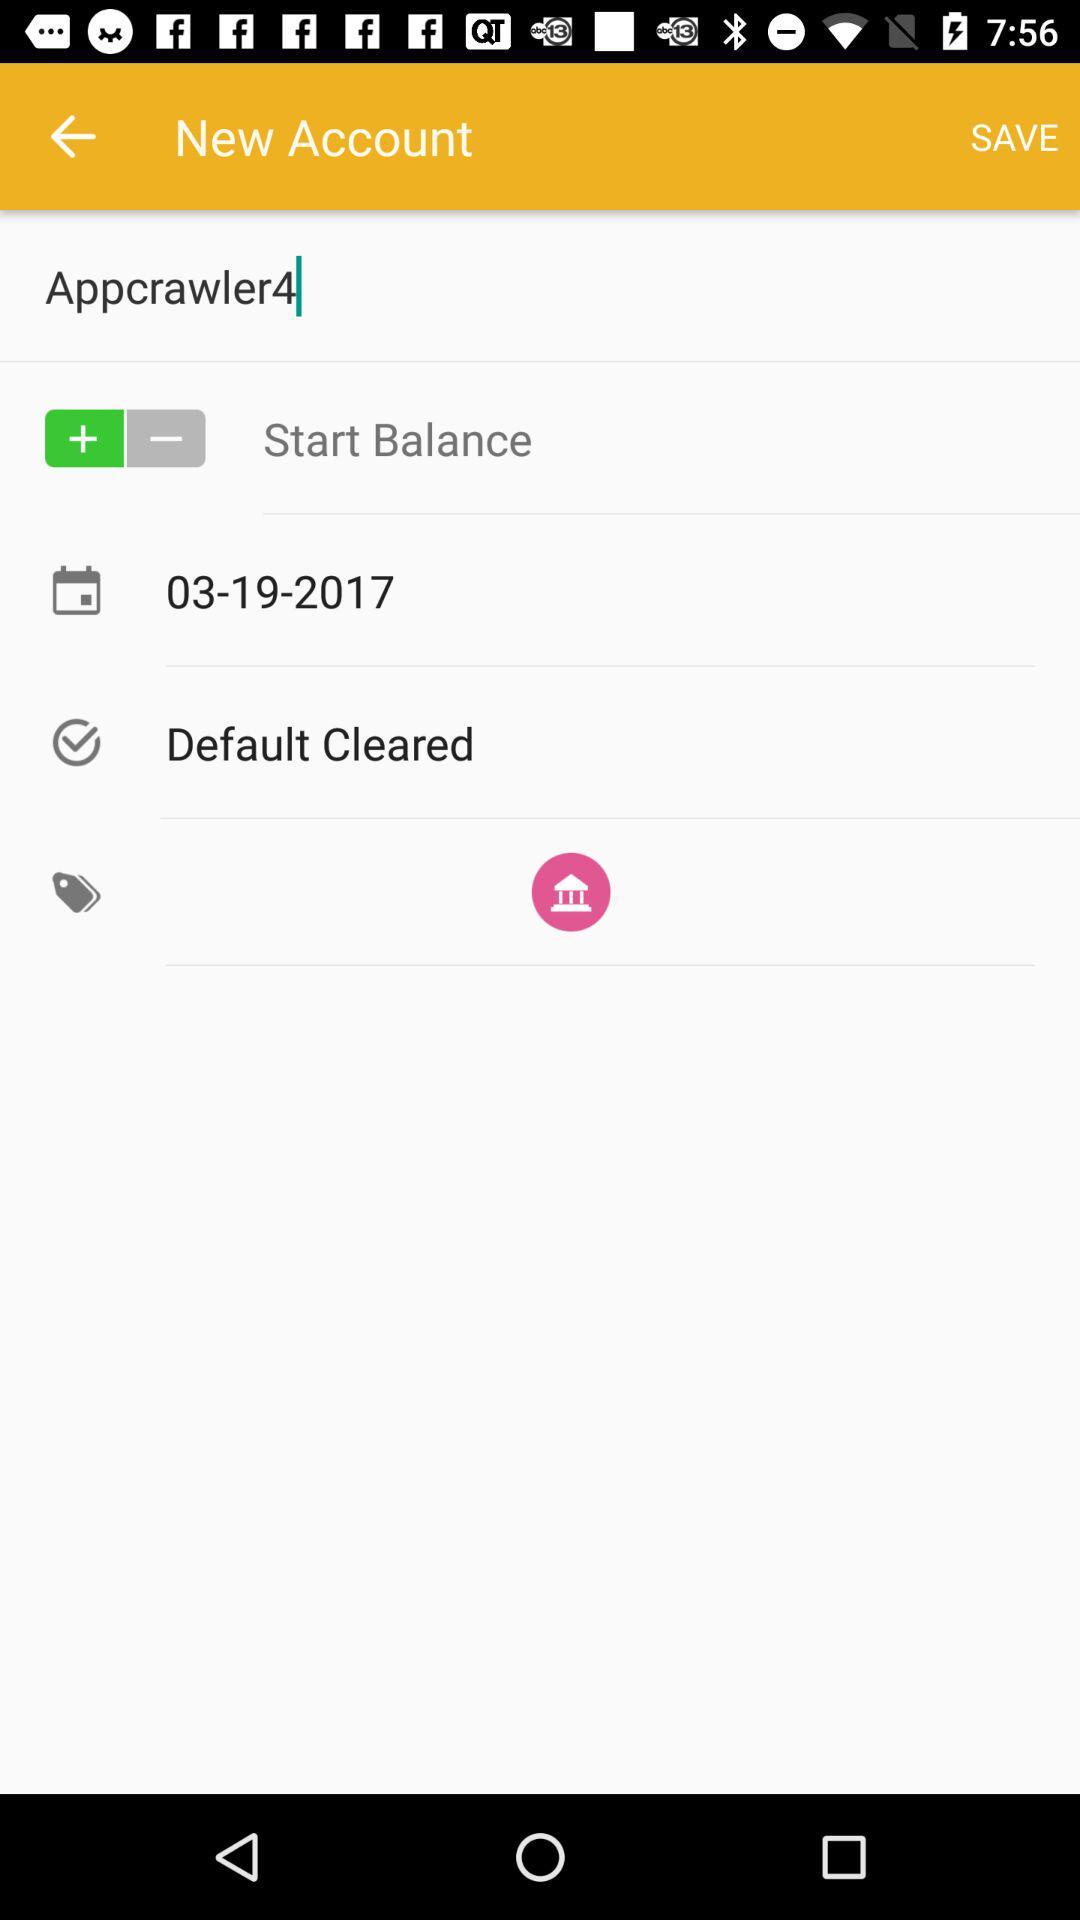 This screenshot has height=1920, width=1080. I want to click on calendar button, so click(75, 589).